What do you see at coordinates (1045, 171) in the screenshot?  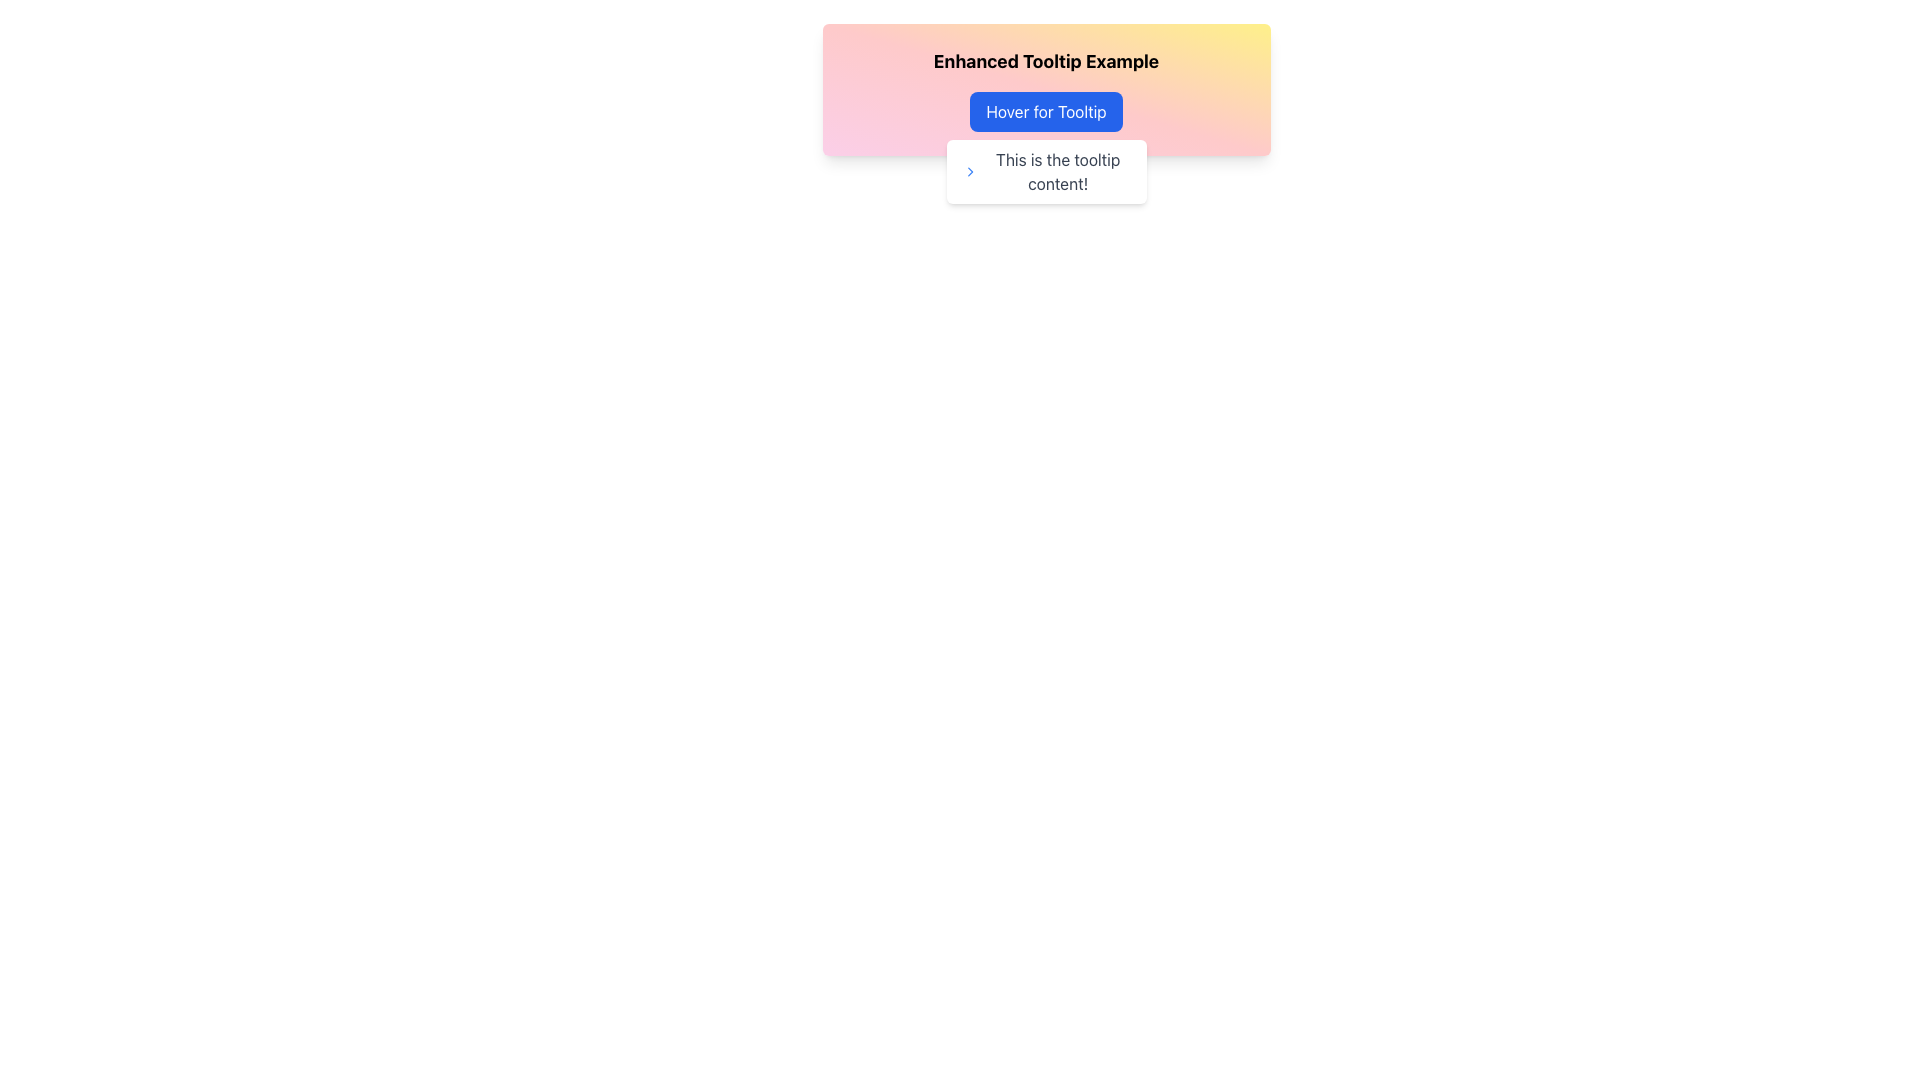 I see `the tooltip with the text 'This is the tooltip content!' that appears below the 'Hover for Tooltip' button` at bounding box center [1045, 171].